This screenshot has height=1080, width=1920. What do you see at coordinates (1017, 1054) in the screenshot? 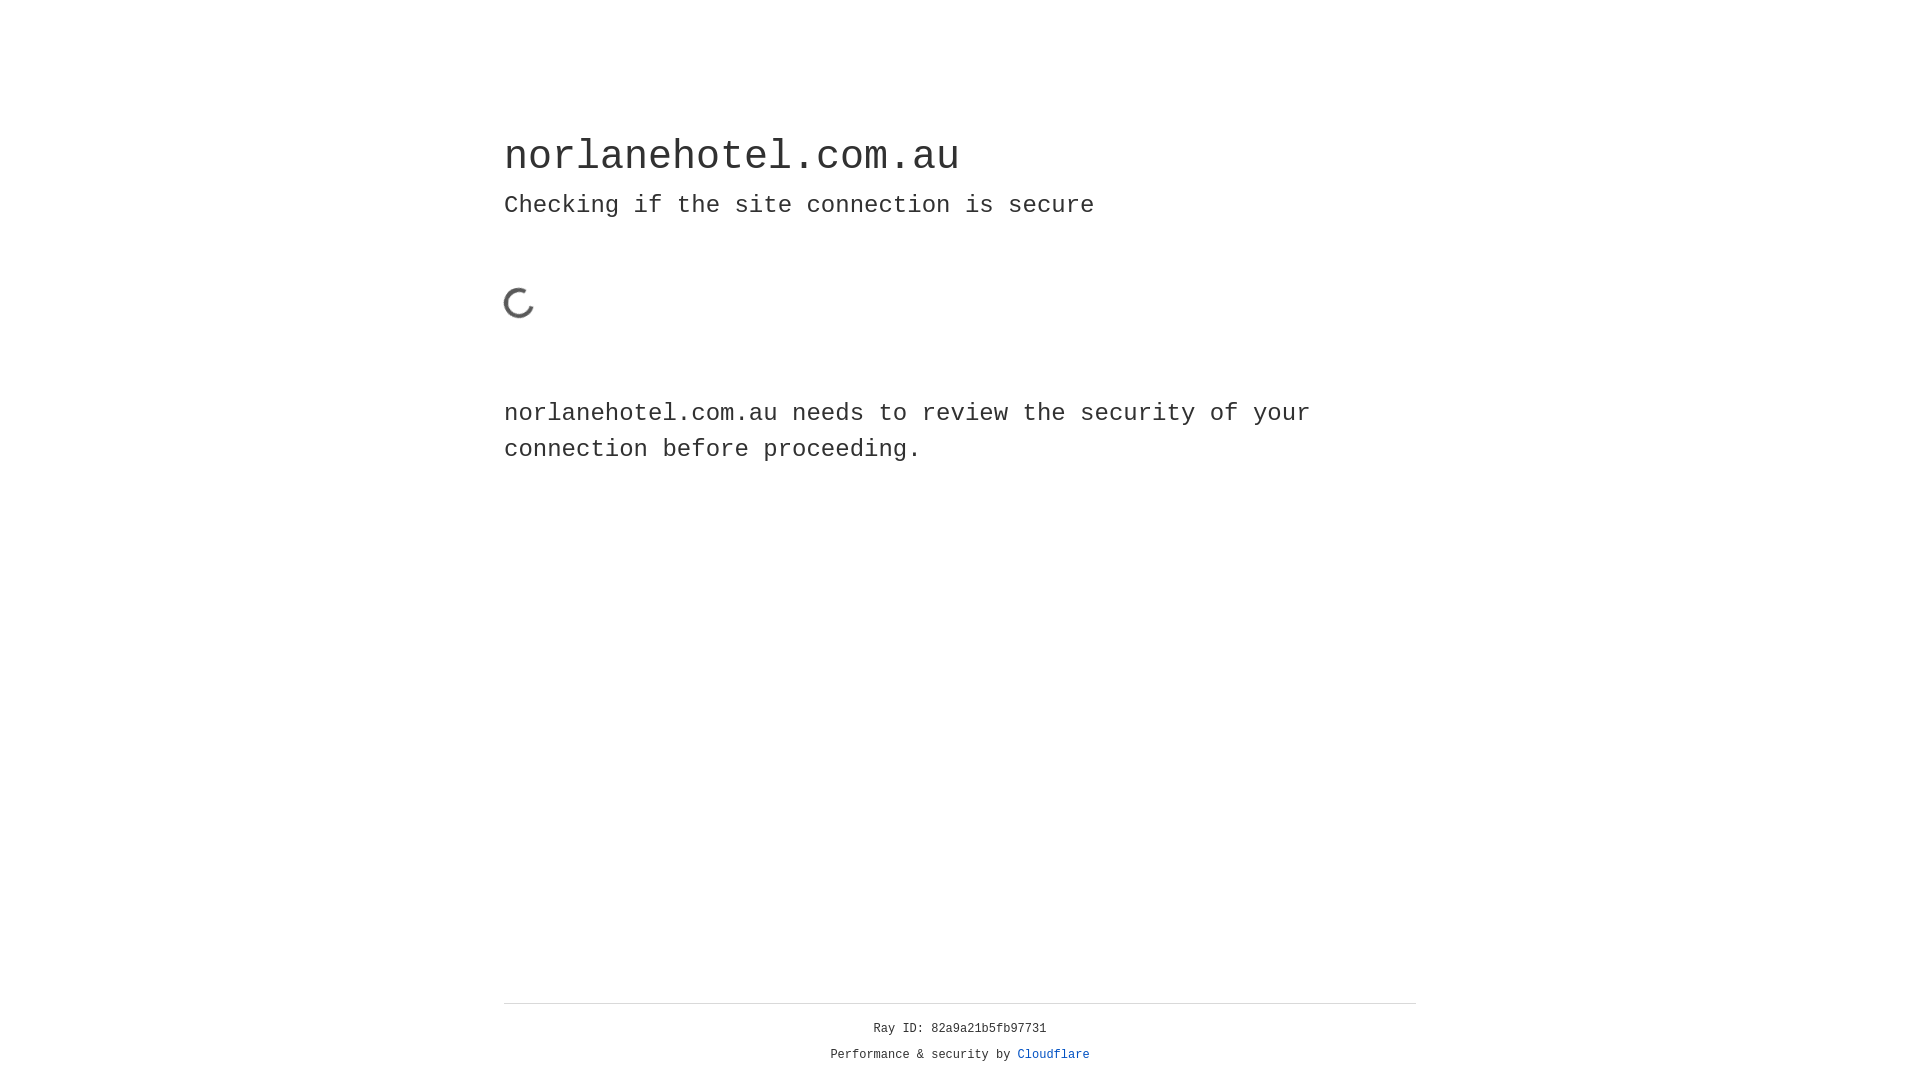
I see `'Cloudflare'` at bounding box center [1017, 1054].